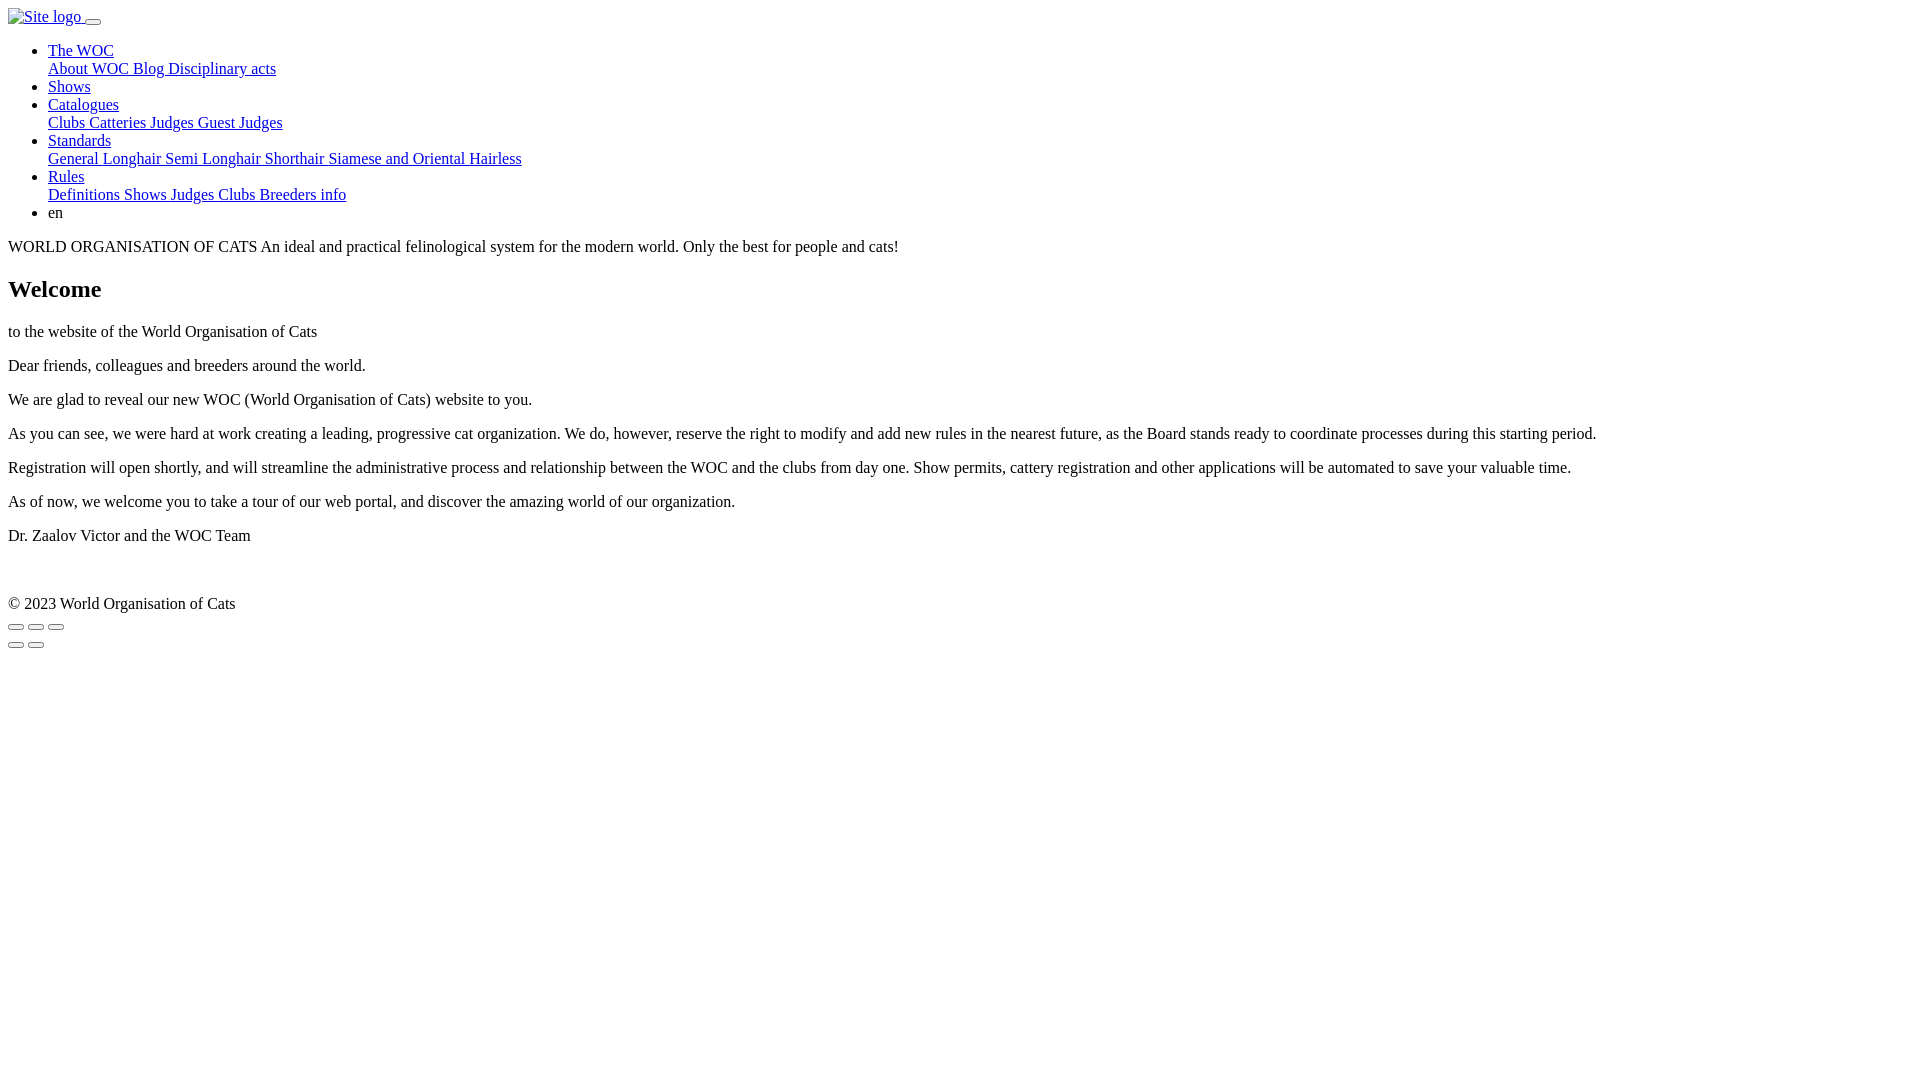  Describe the element at coordinates (221, 67) in the screenshot. I see `'Disciplinary acts'` at that location.